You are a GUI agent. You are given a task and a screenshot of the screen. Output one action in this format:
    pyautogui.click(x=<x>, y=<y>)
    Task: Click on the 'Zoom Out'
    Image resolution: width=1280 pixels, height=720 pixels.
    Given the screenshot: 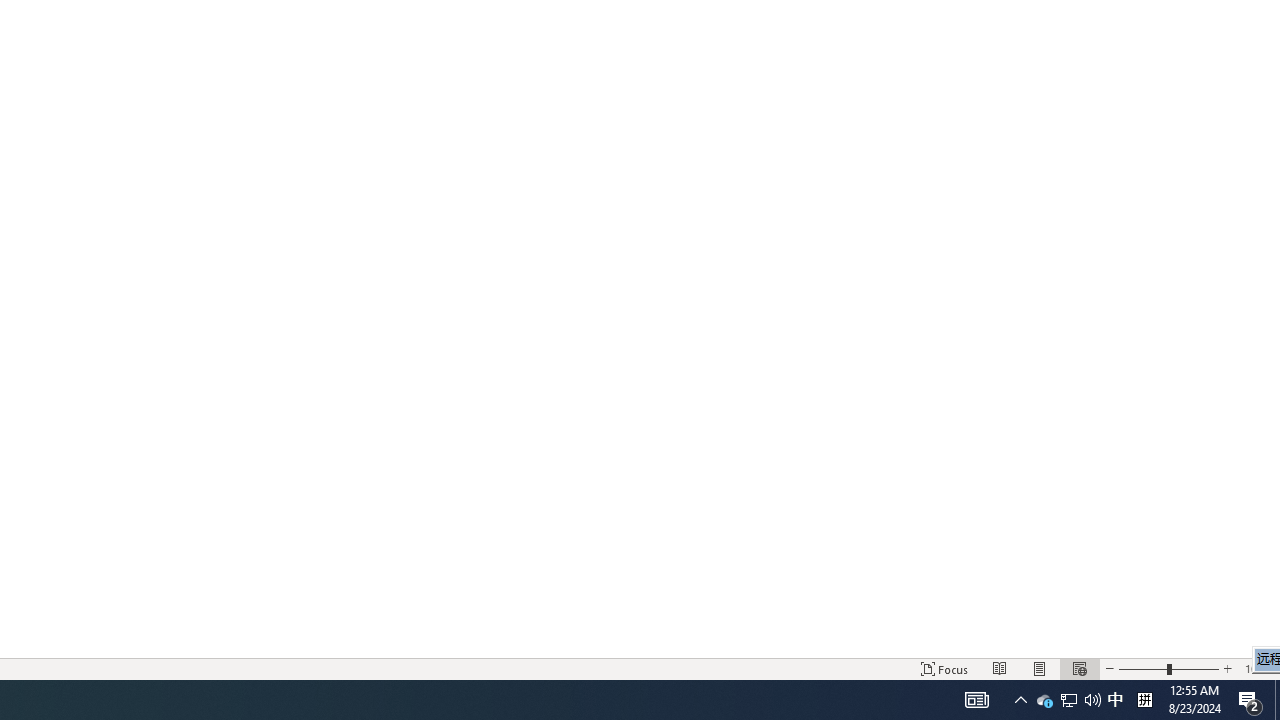 What is the action you would take?
    pyautogui.click(x=1143, y=669)
    